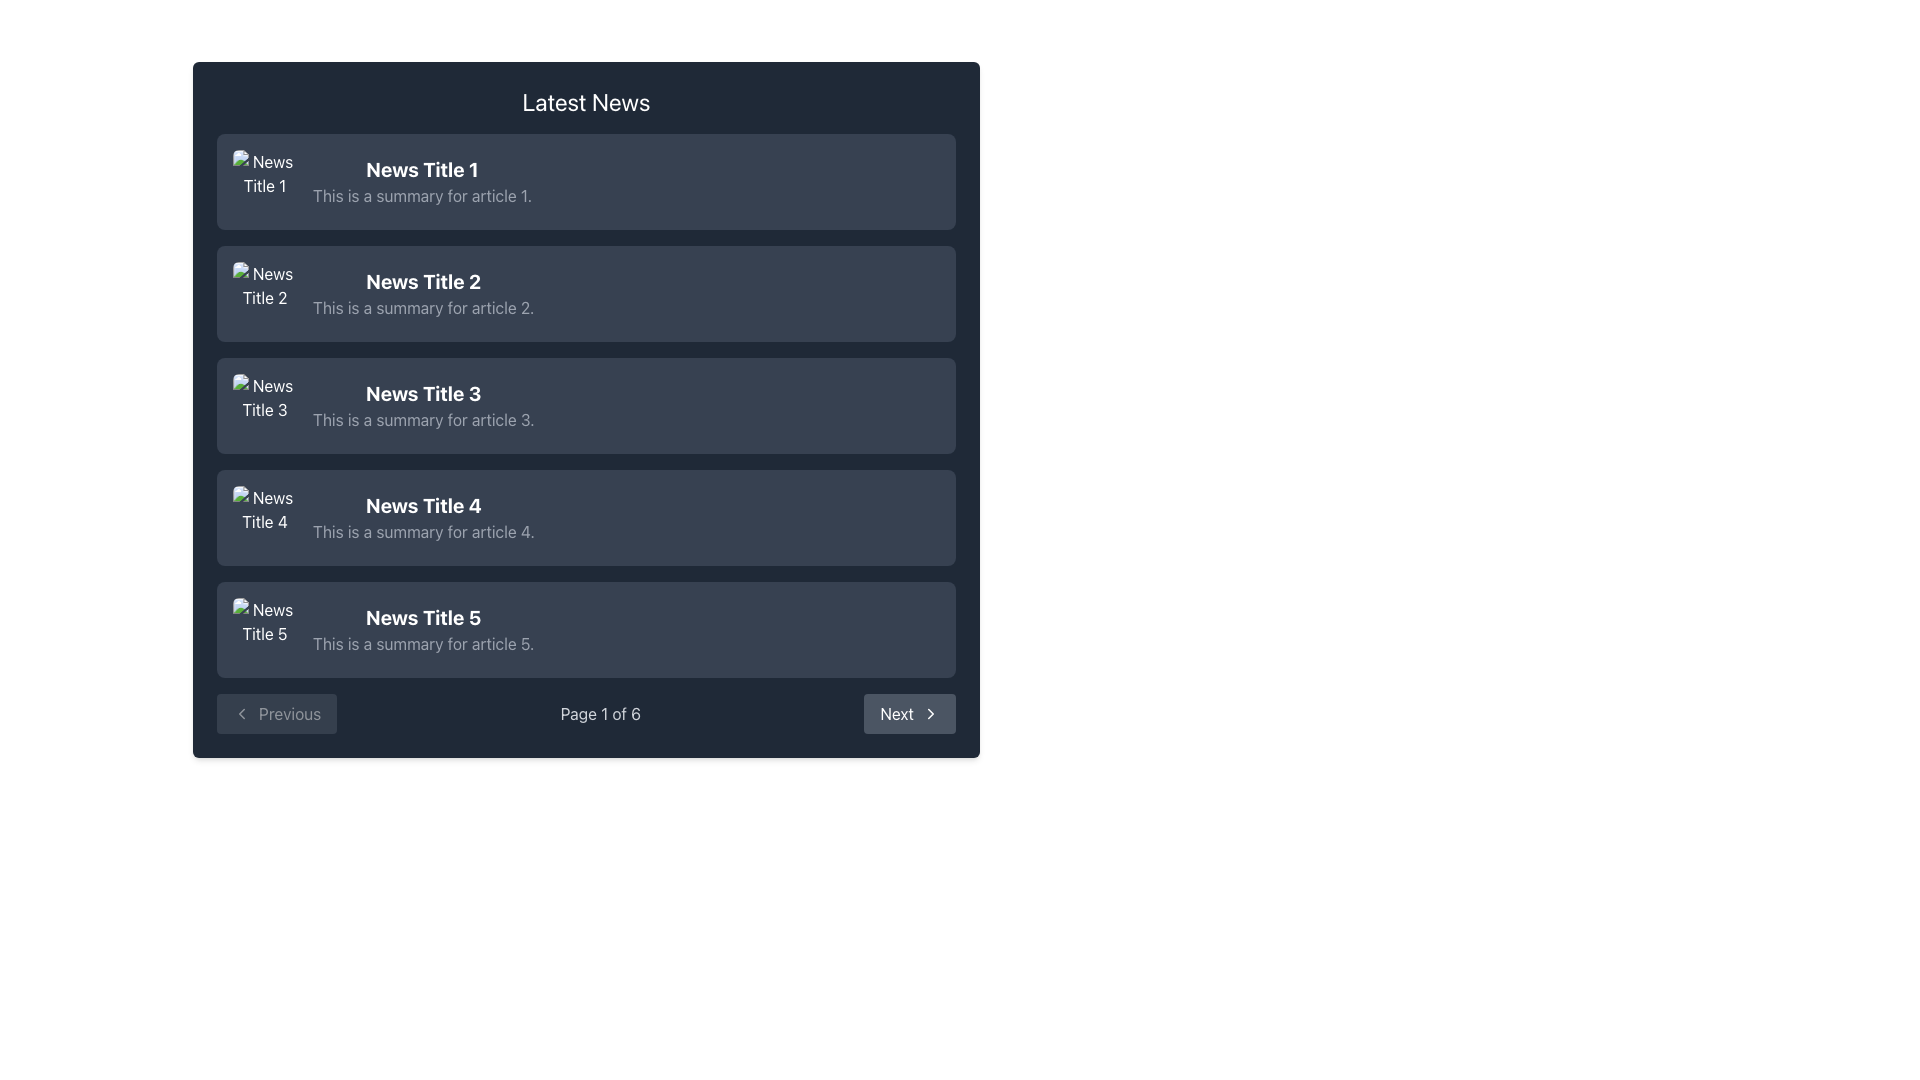  What do you see at coordinates (599, 712) in the screenshot?
I see `the page count information displayed in the static text label showing 'Page 1 of 6' located in the lower middle of the footer UI section` at bounding box center [599, 712].